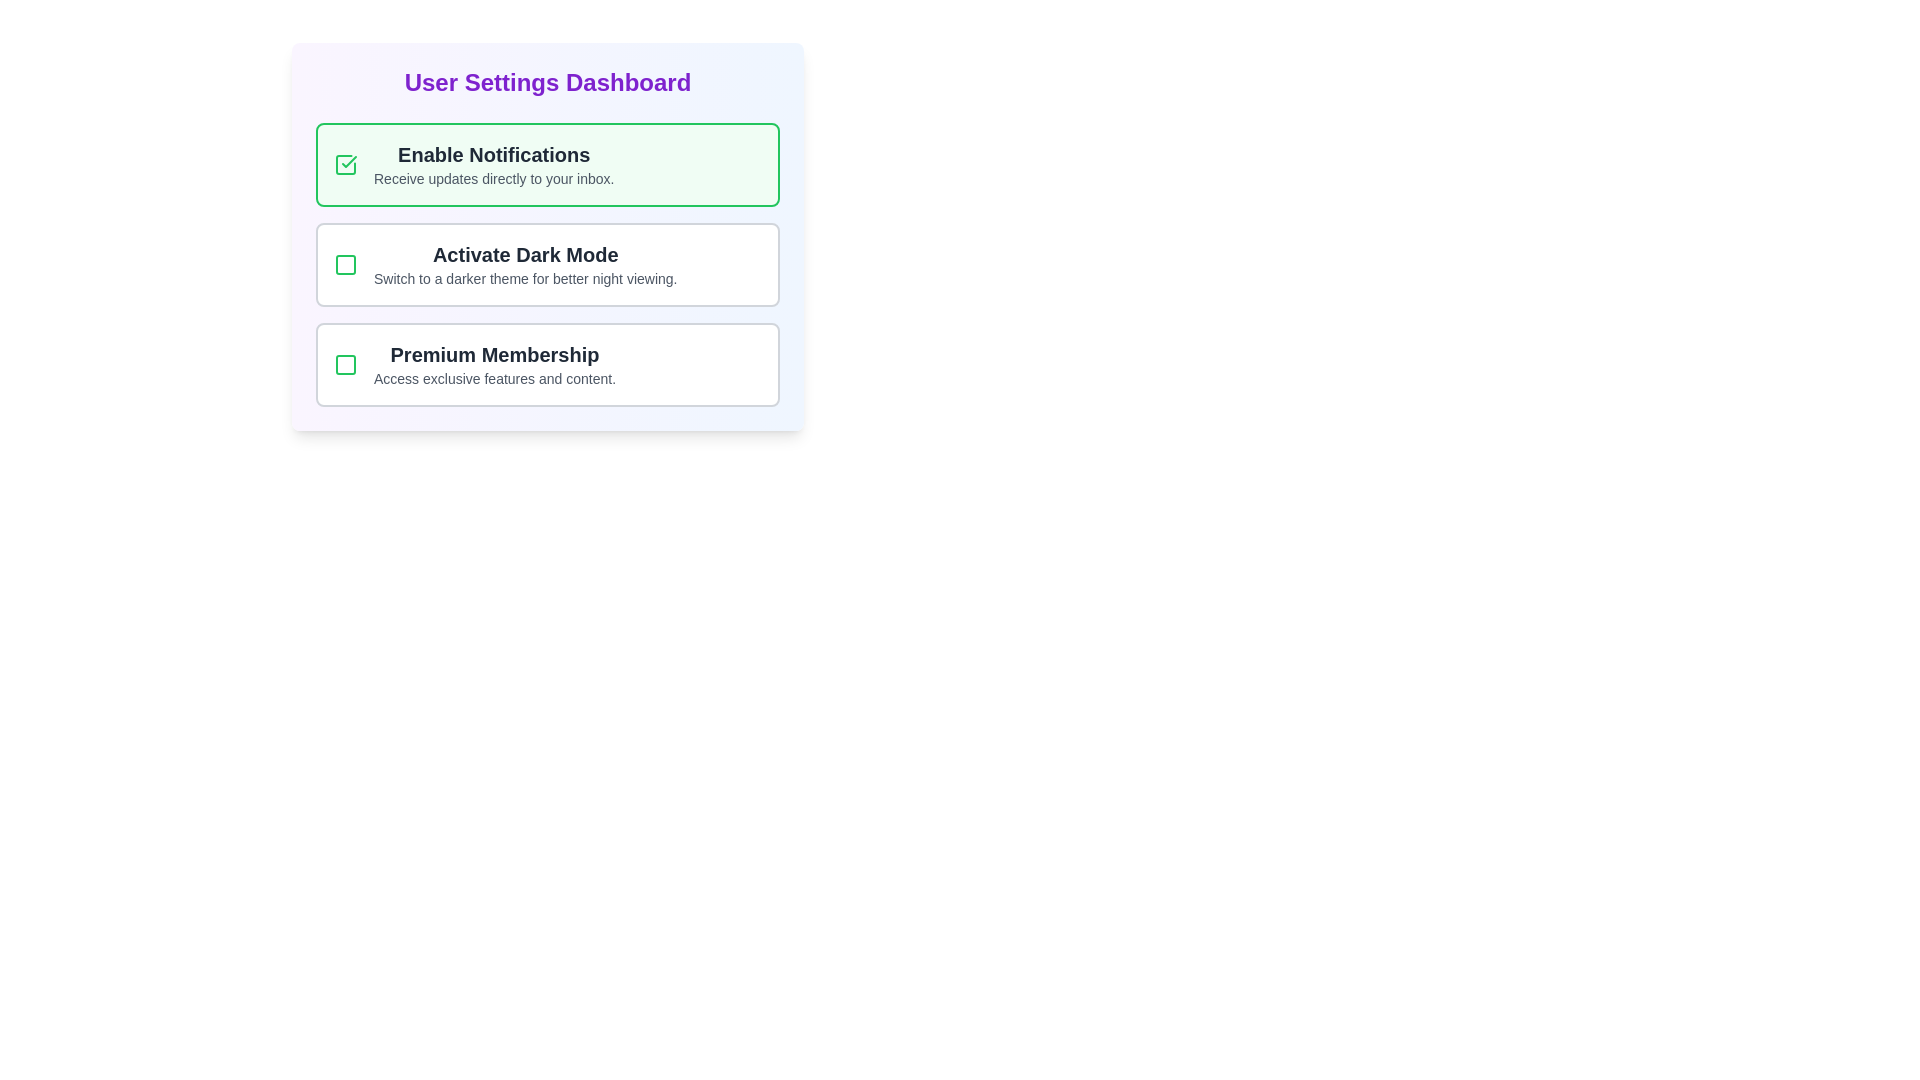 This screenshot has height=1080, width=1920. I want to click on the checkbox for 'Activate Dark Mode', which is a toggle indicator located to the left of the text, so click(345, 264).